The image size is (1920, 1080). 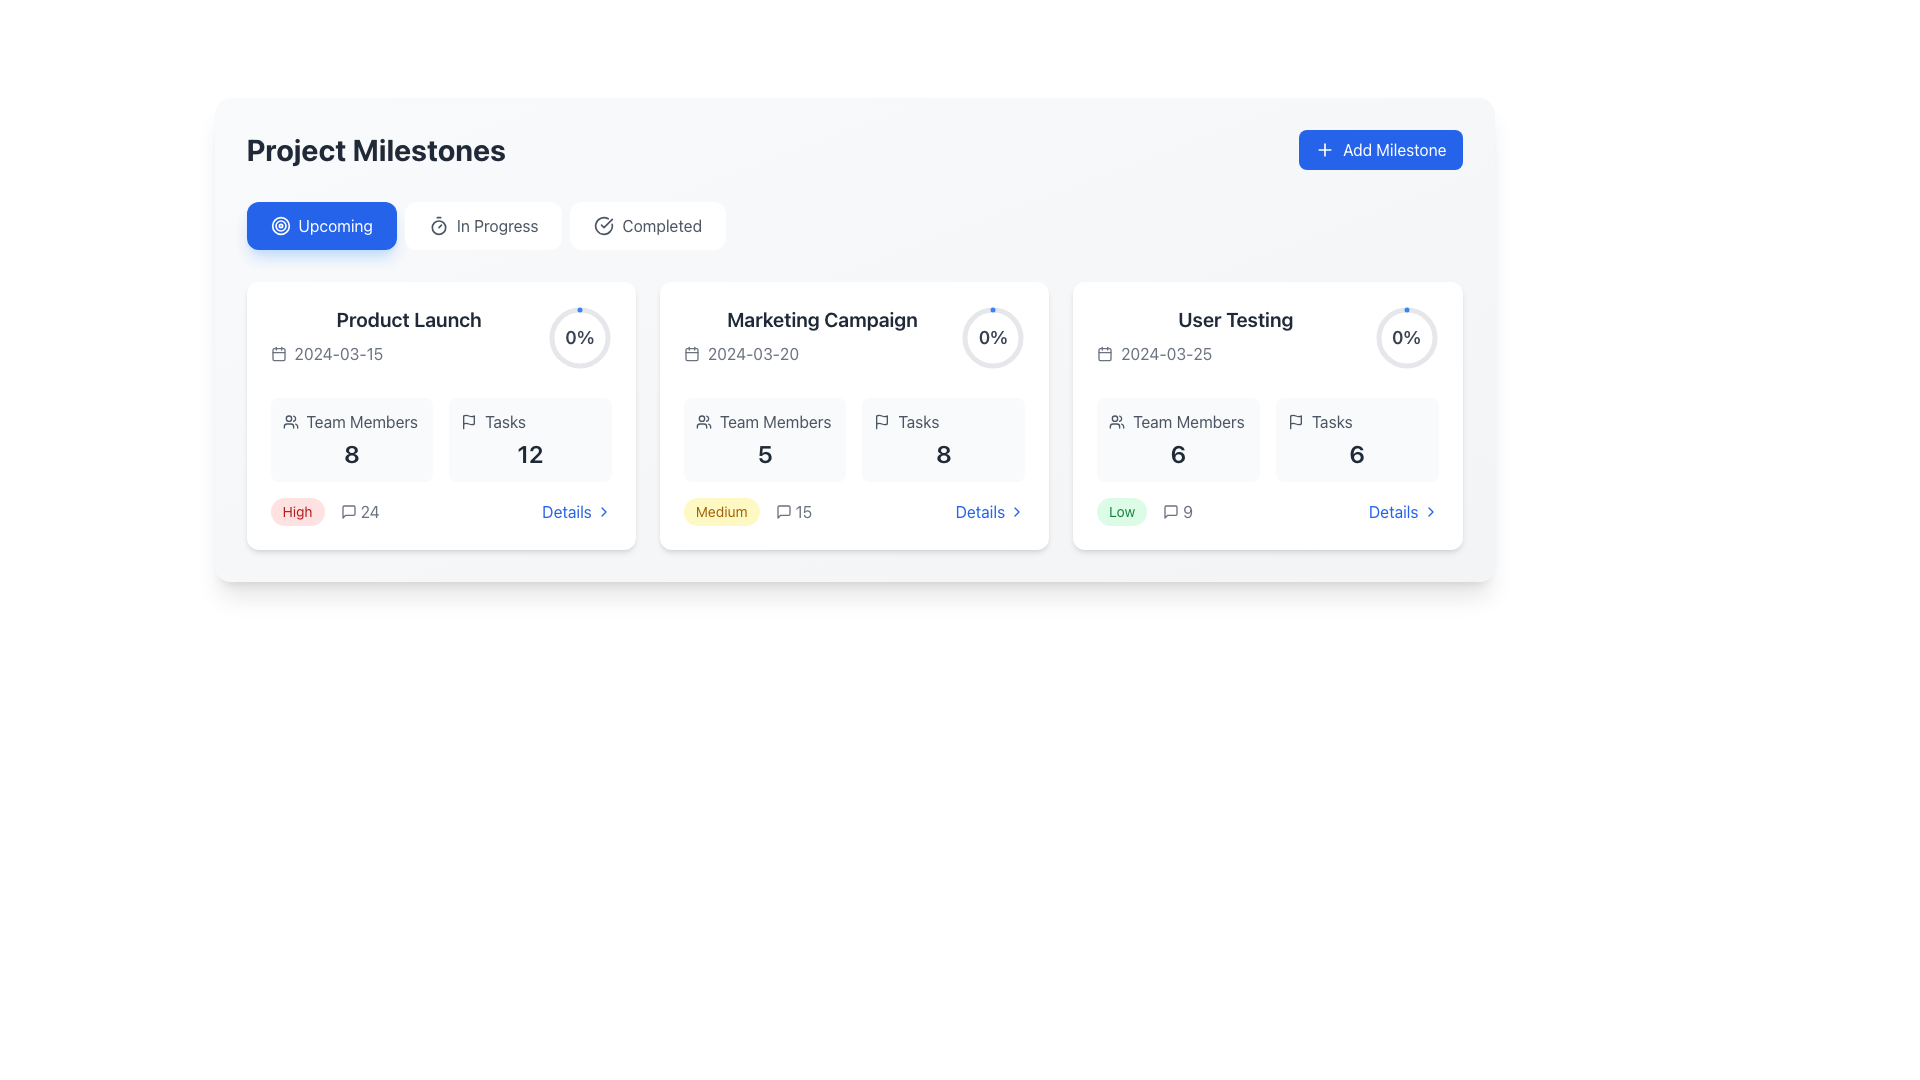 What do you see at coordinates (578, 337) in the screenshot?
I see `the Circular progress indicator with percentage label located at the top-right corner of the 'Product Launch' card` at bounding box center [578, 337].